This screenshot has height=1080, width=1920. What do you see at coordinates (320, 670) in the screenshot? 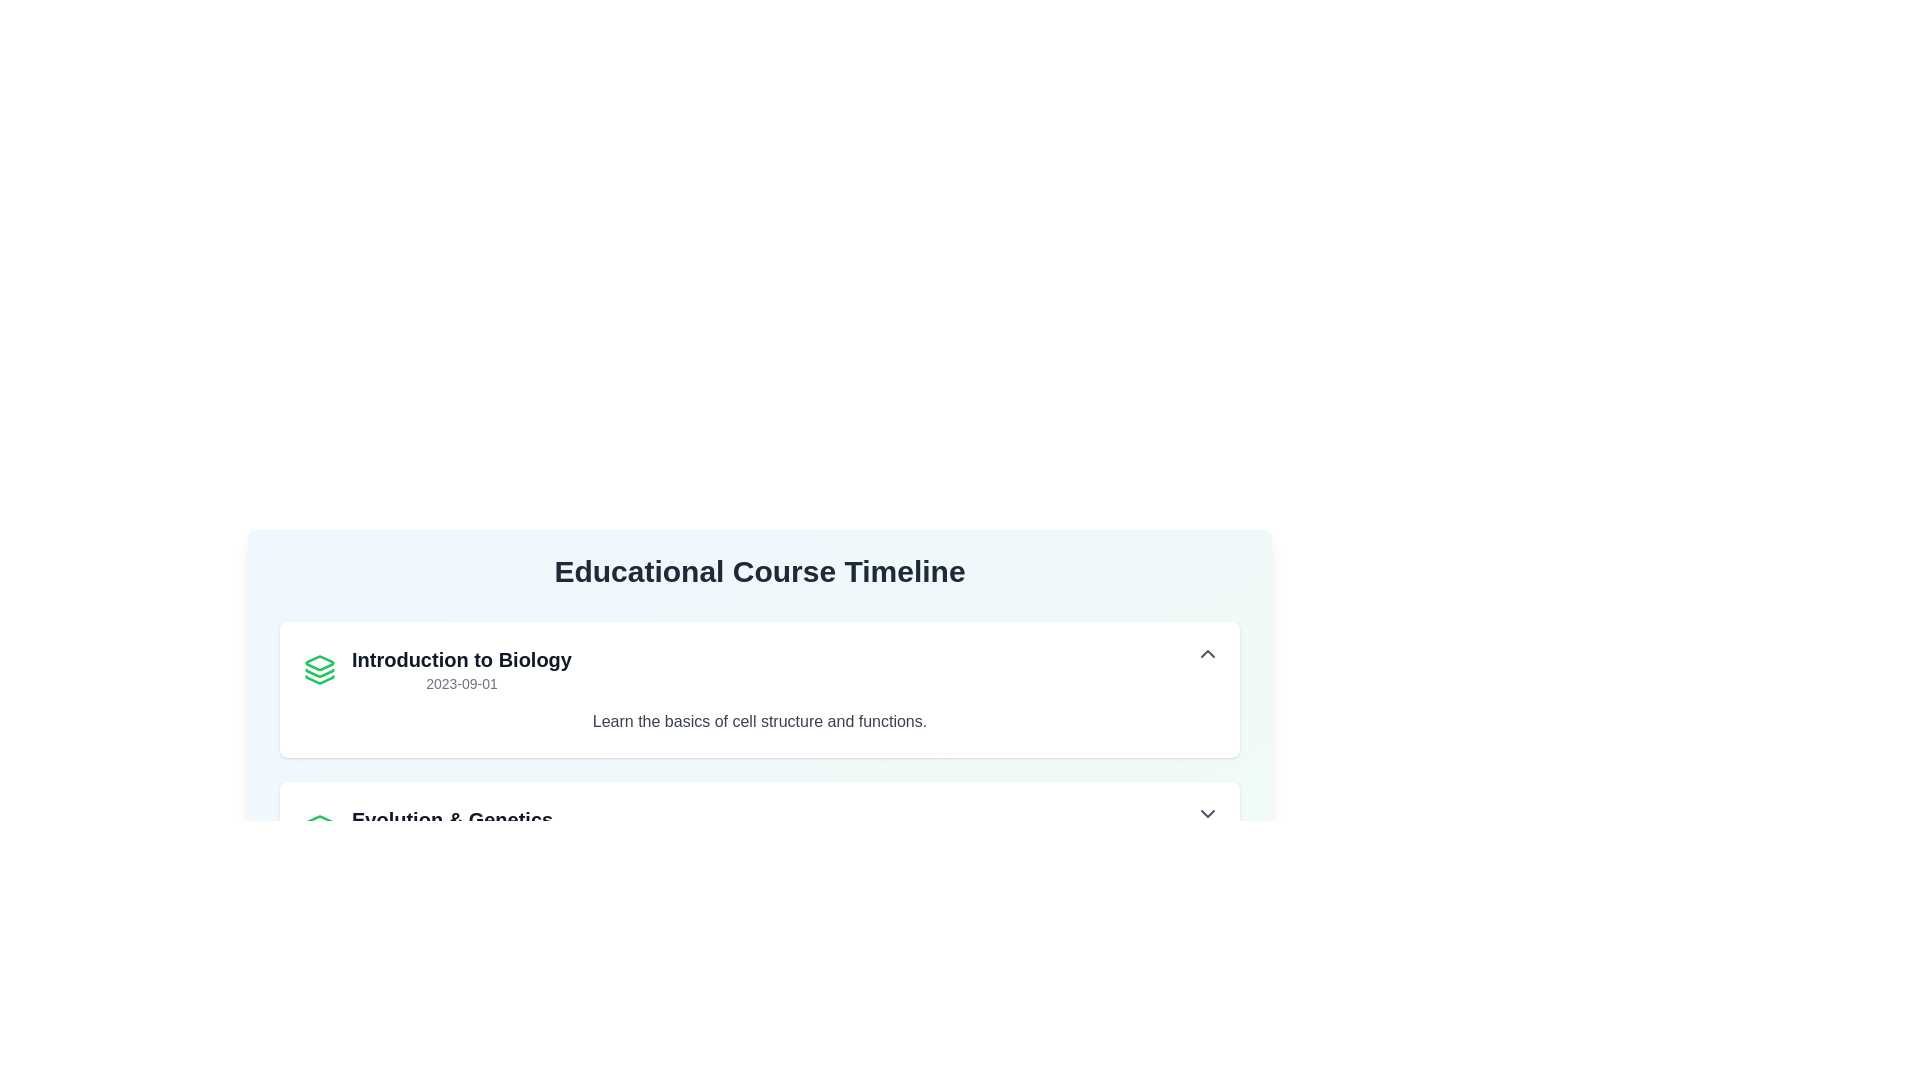
I see `the green icon representing stacked layers in the 'Introduction to Biology' card` at bounding box center [320, 670].